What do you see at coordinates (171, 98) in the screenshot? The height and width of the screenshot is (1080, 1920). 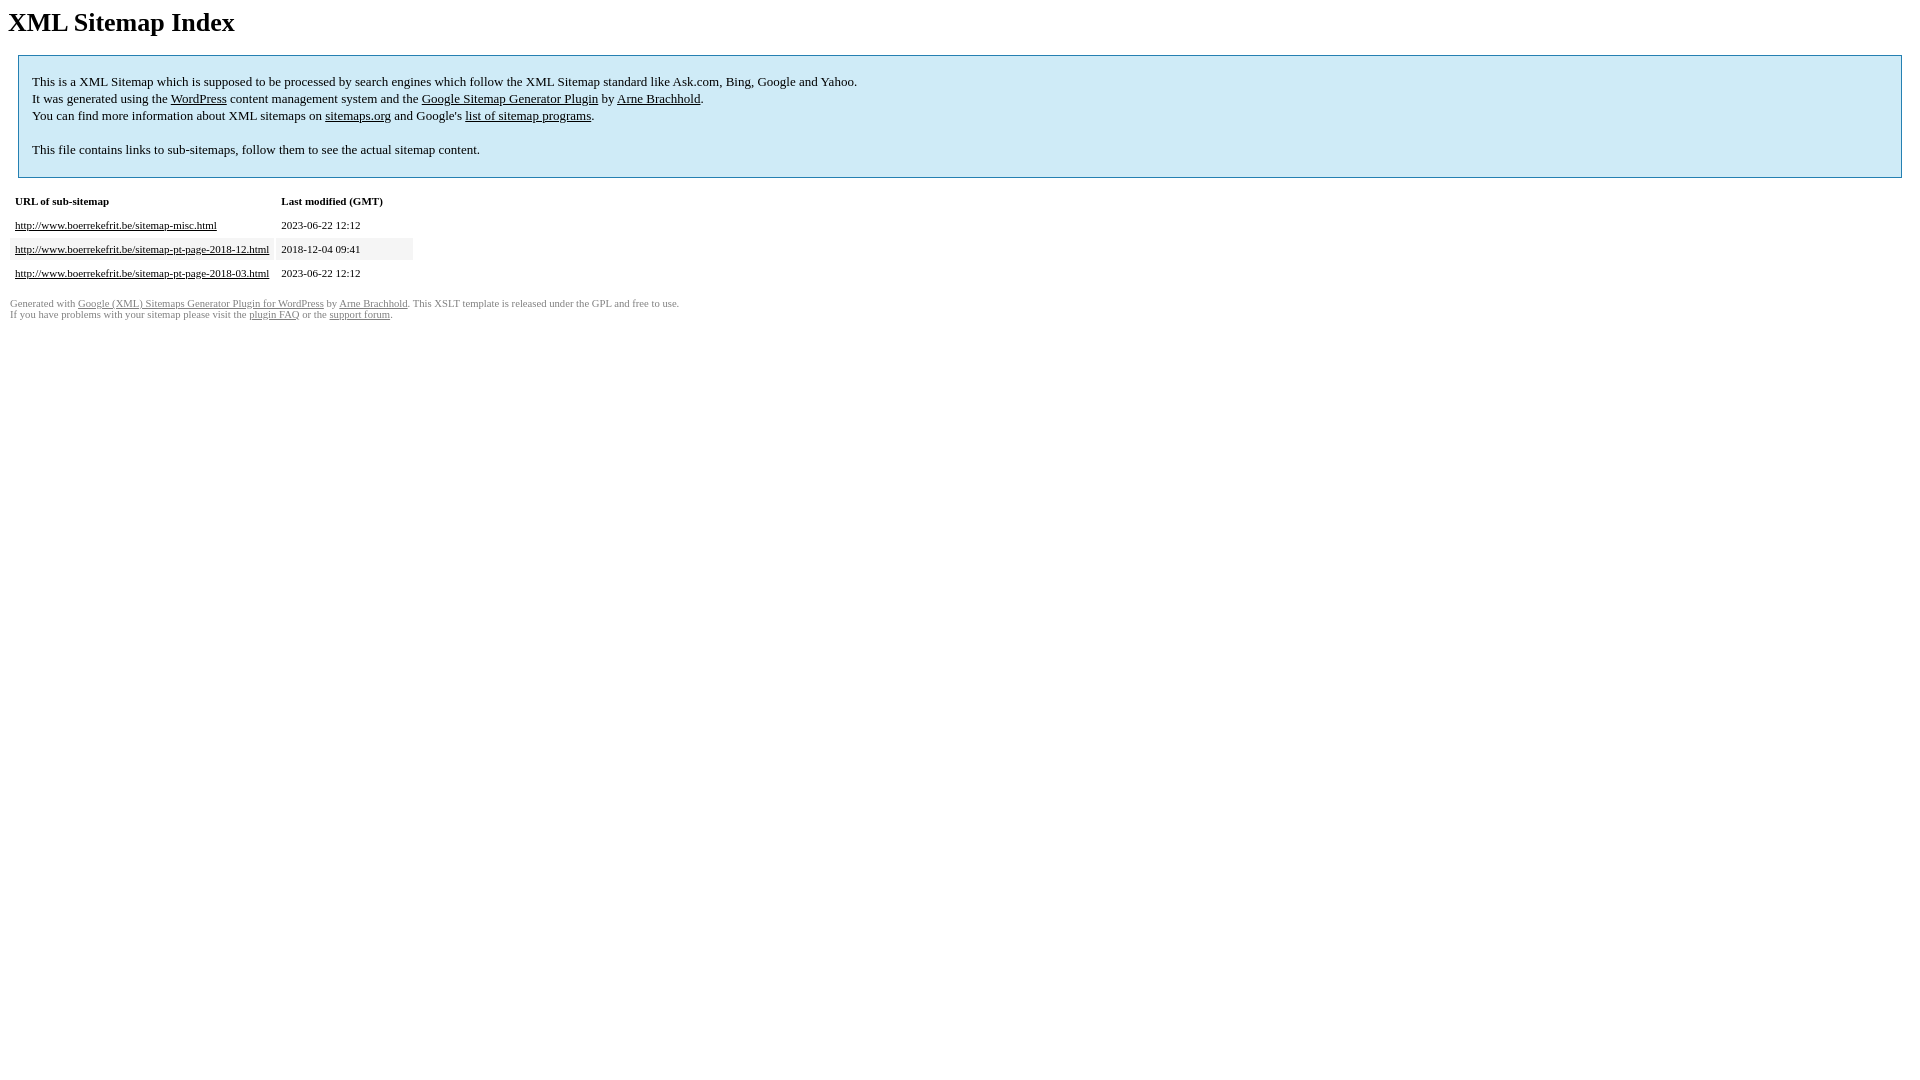 I see `'WordPress'` at bounding box center [171, 98].